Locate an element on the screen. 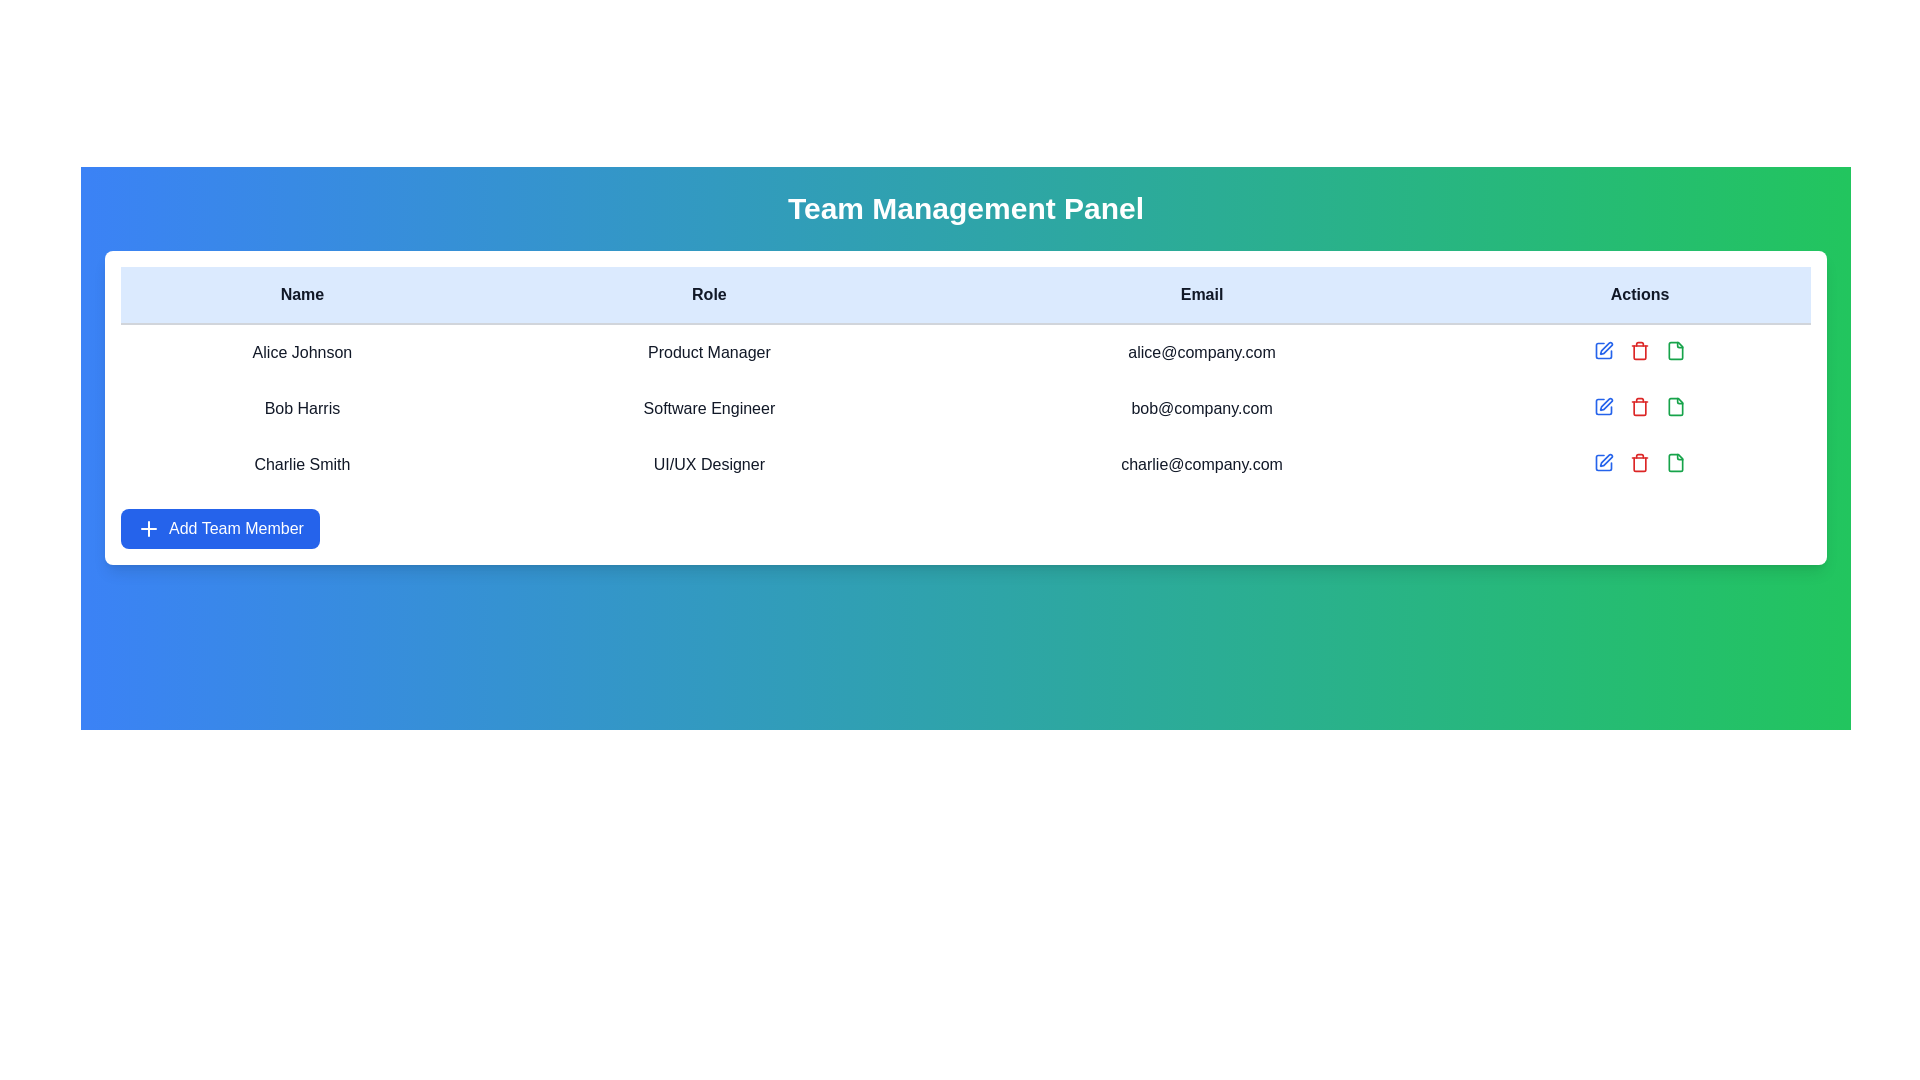 The width and height of the screenshot is (1920, 1080). the small blue pen icon for editing located in the first position of the action icons row under the 'Actions' column for the third table row (Charlie Smith) is located at coordinates (1606, 460).